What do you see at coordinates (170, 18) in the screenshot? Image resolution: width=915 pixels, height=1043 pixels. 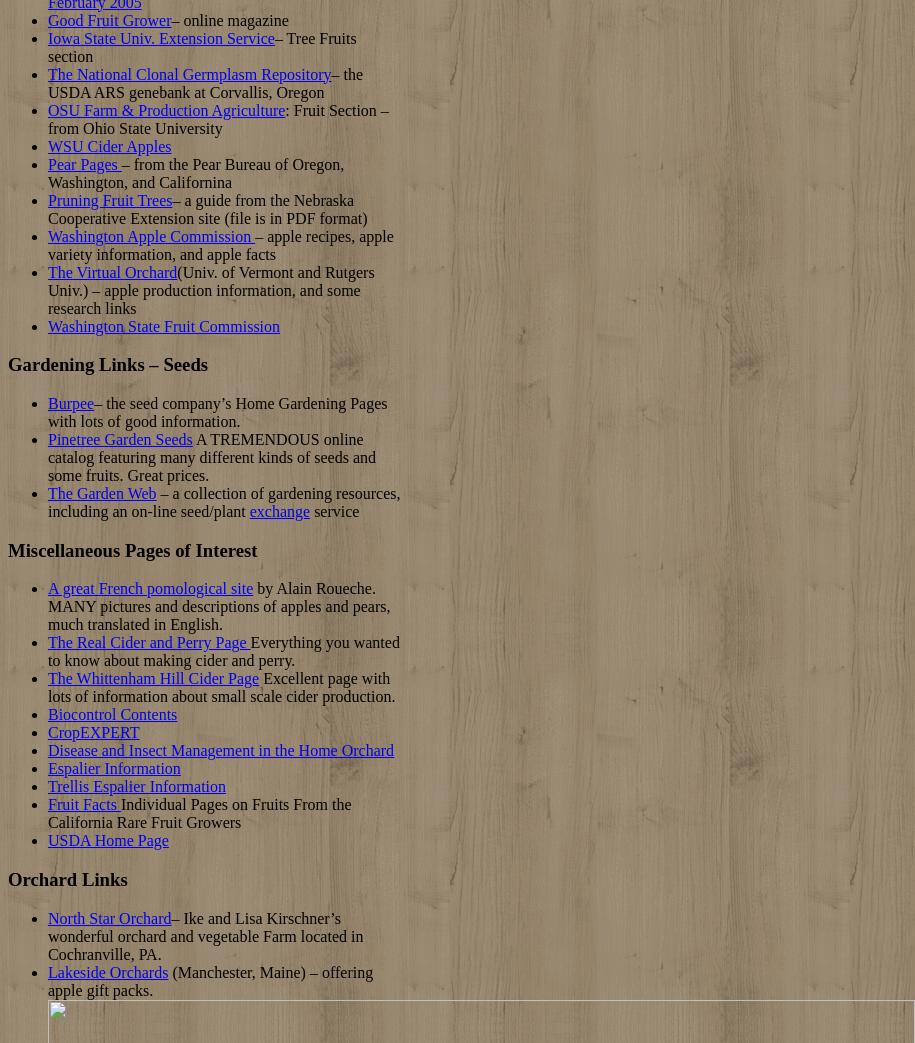 I see `'– online magazine'` at bounding box center [170, 18].